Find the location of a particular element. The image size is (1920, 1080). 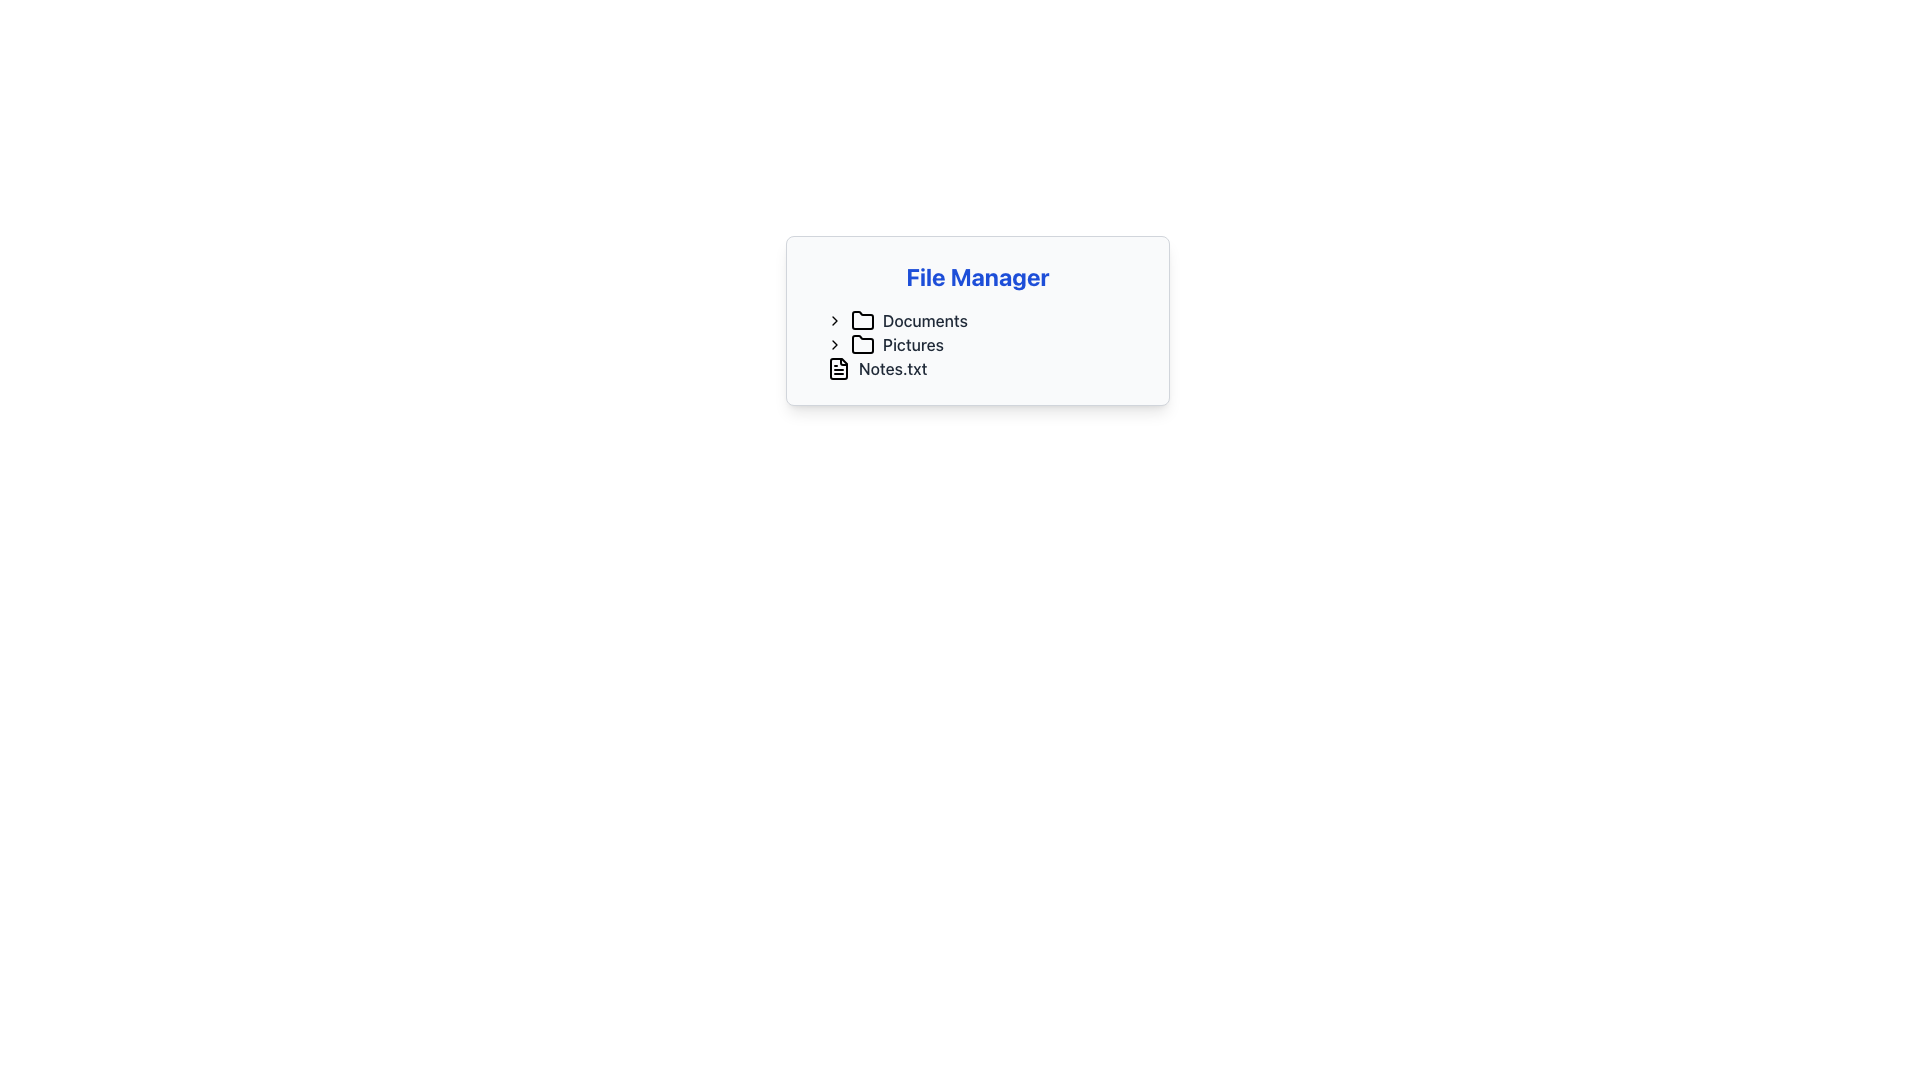

the folder icon located to the left of the 'Documents' text label in the File Manager section is located at coordinates (863, 319).